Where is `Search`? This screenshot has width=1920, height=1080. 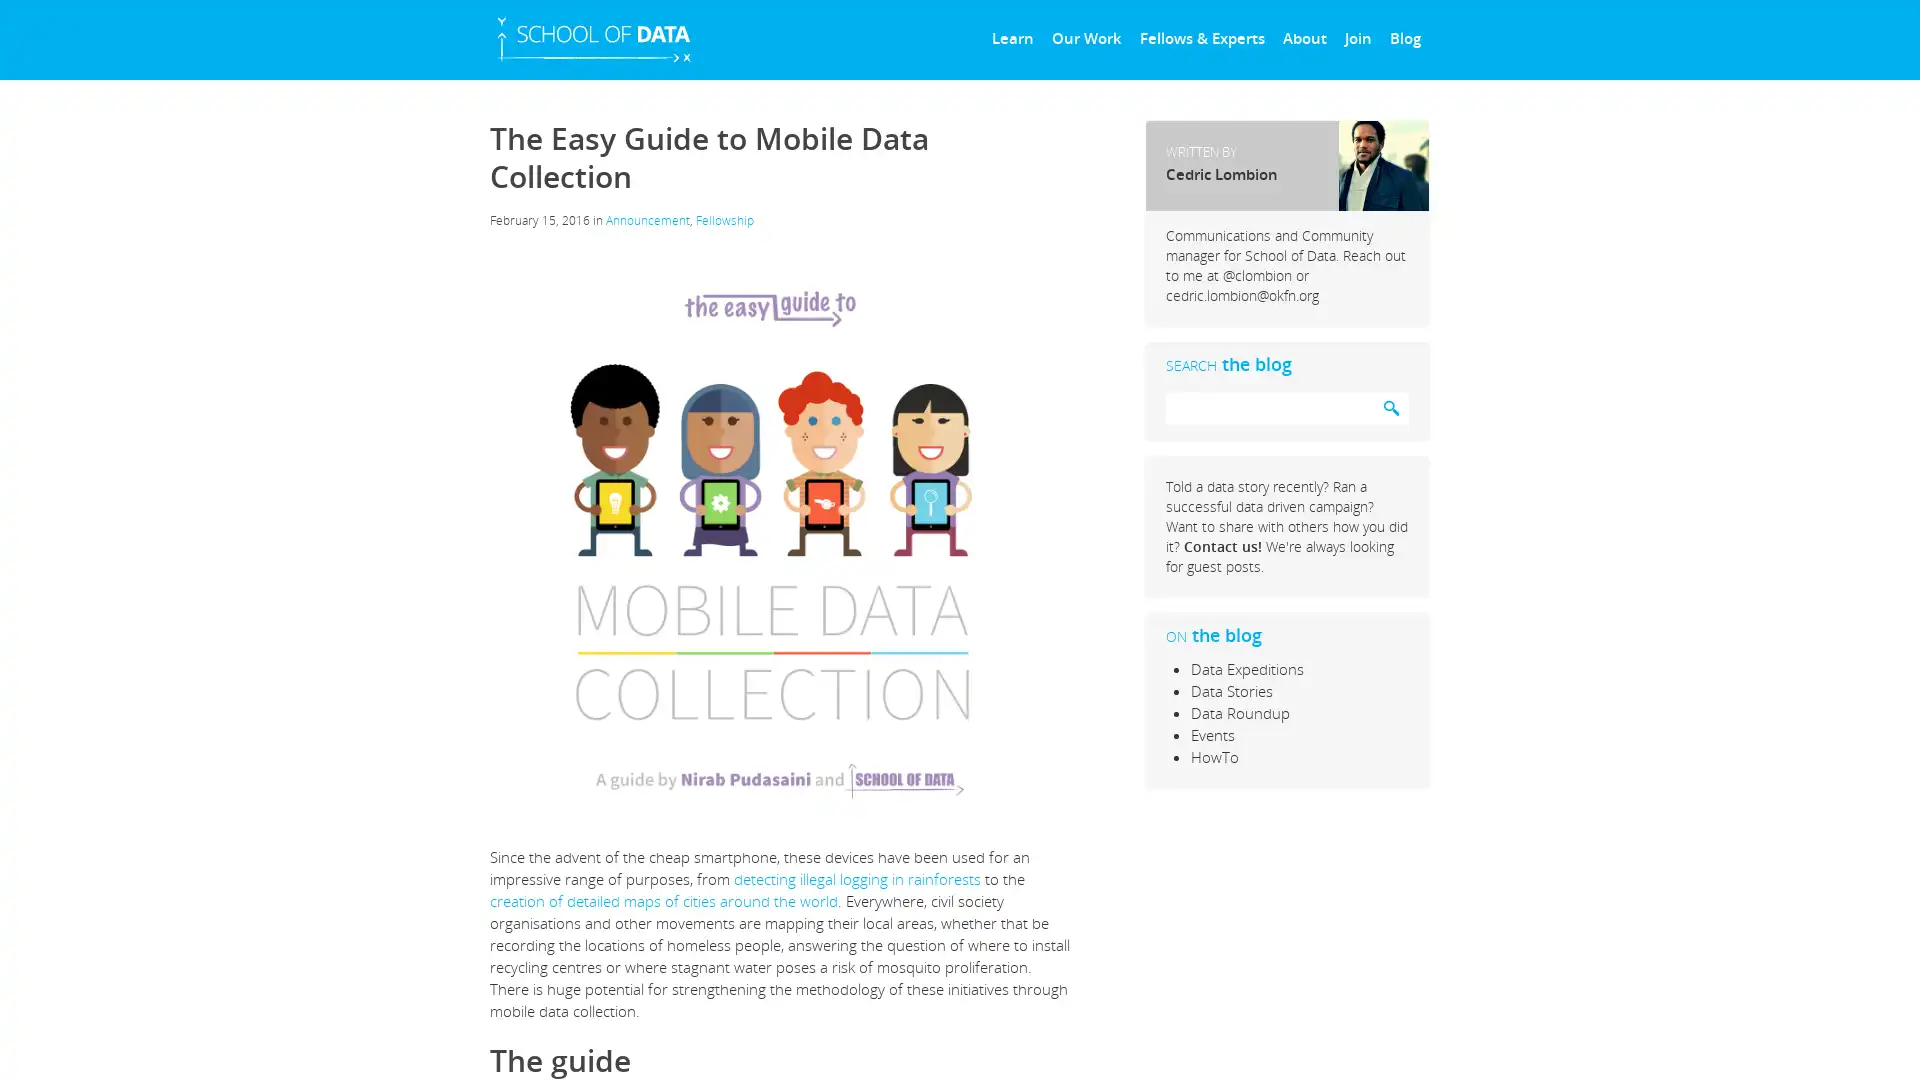 Search is located at coordinates (1390, 407).